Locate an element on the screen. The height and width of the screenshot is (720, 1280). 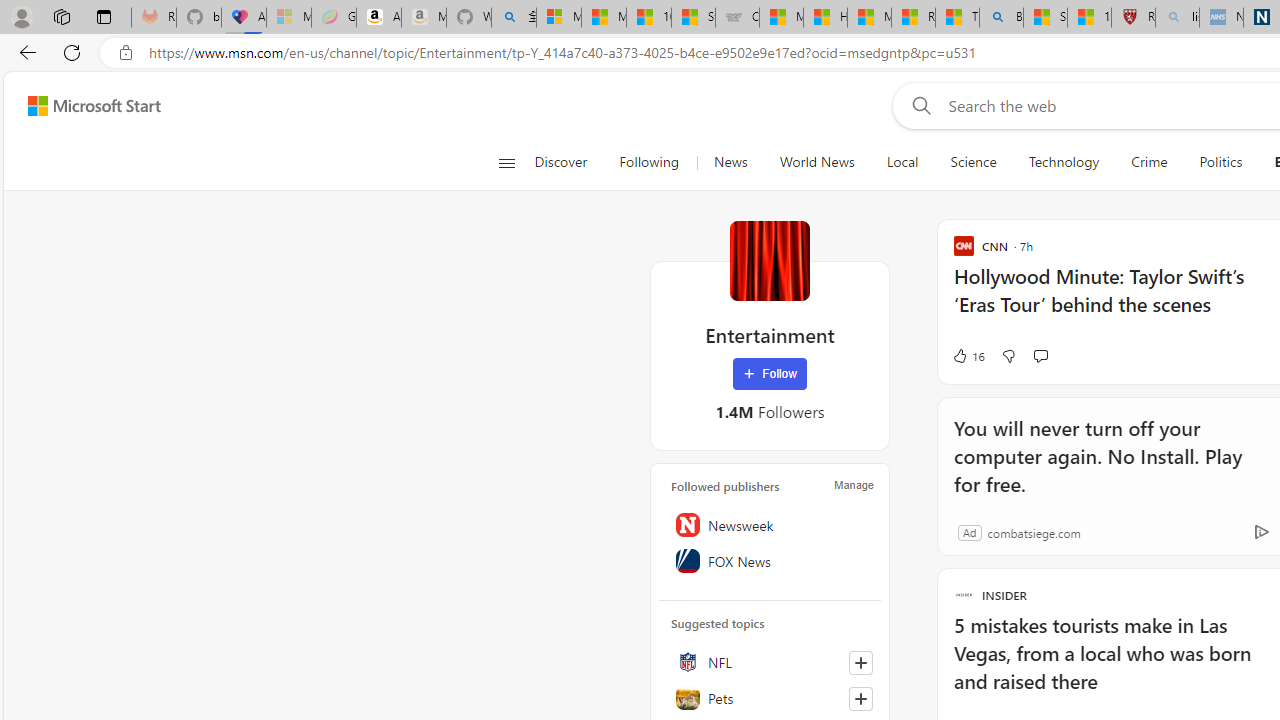
'16 Like' is located at coordinates (968, 355).